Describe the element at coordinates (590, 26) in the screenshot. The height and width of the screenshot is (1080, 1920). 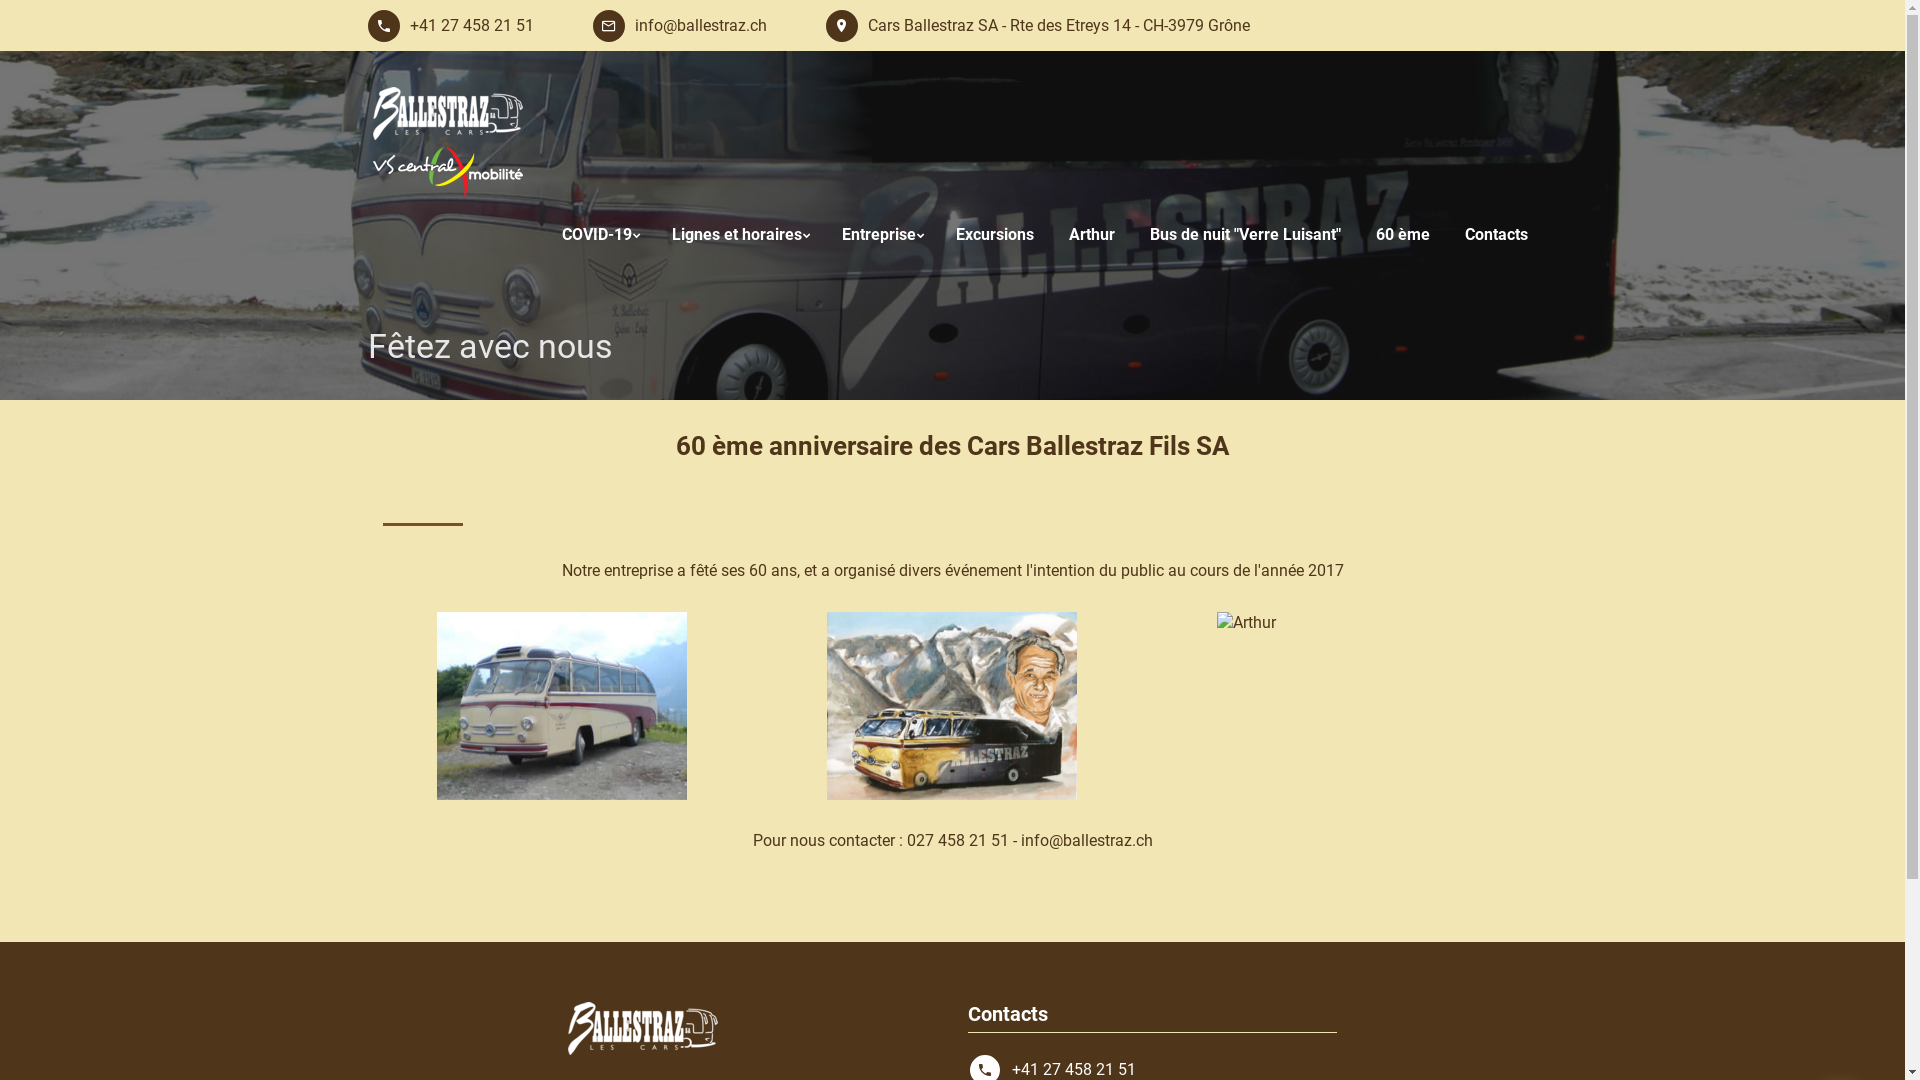
I see `'info@ballestraz.ch'` at that location.